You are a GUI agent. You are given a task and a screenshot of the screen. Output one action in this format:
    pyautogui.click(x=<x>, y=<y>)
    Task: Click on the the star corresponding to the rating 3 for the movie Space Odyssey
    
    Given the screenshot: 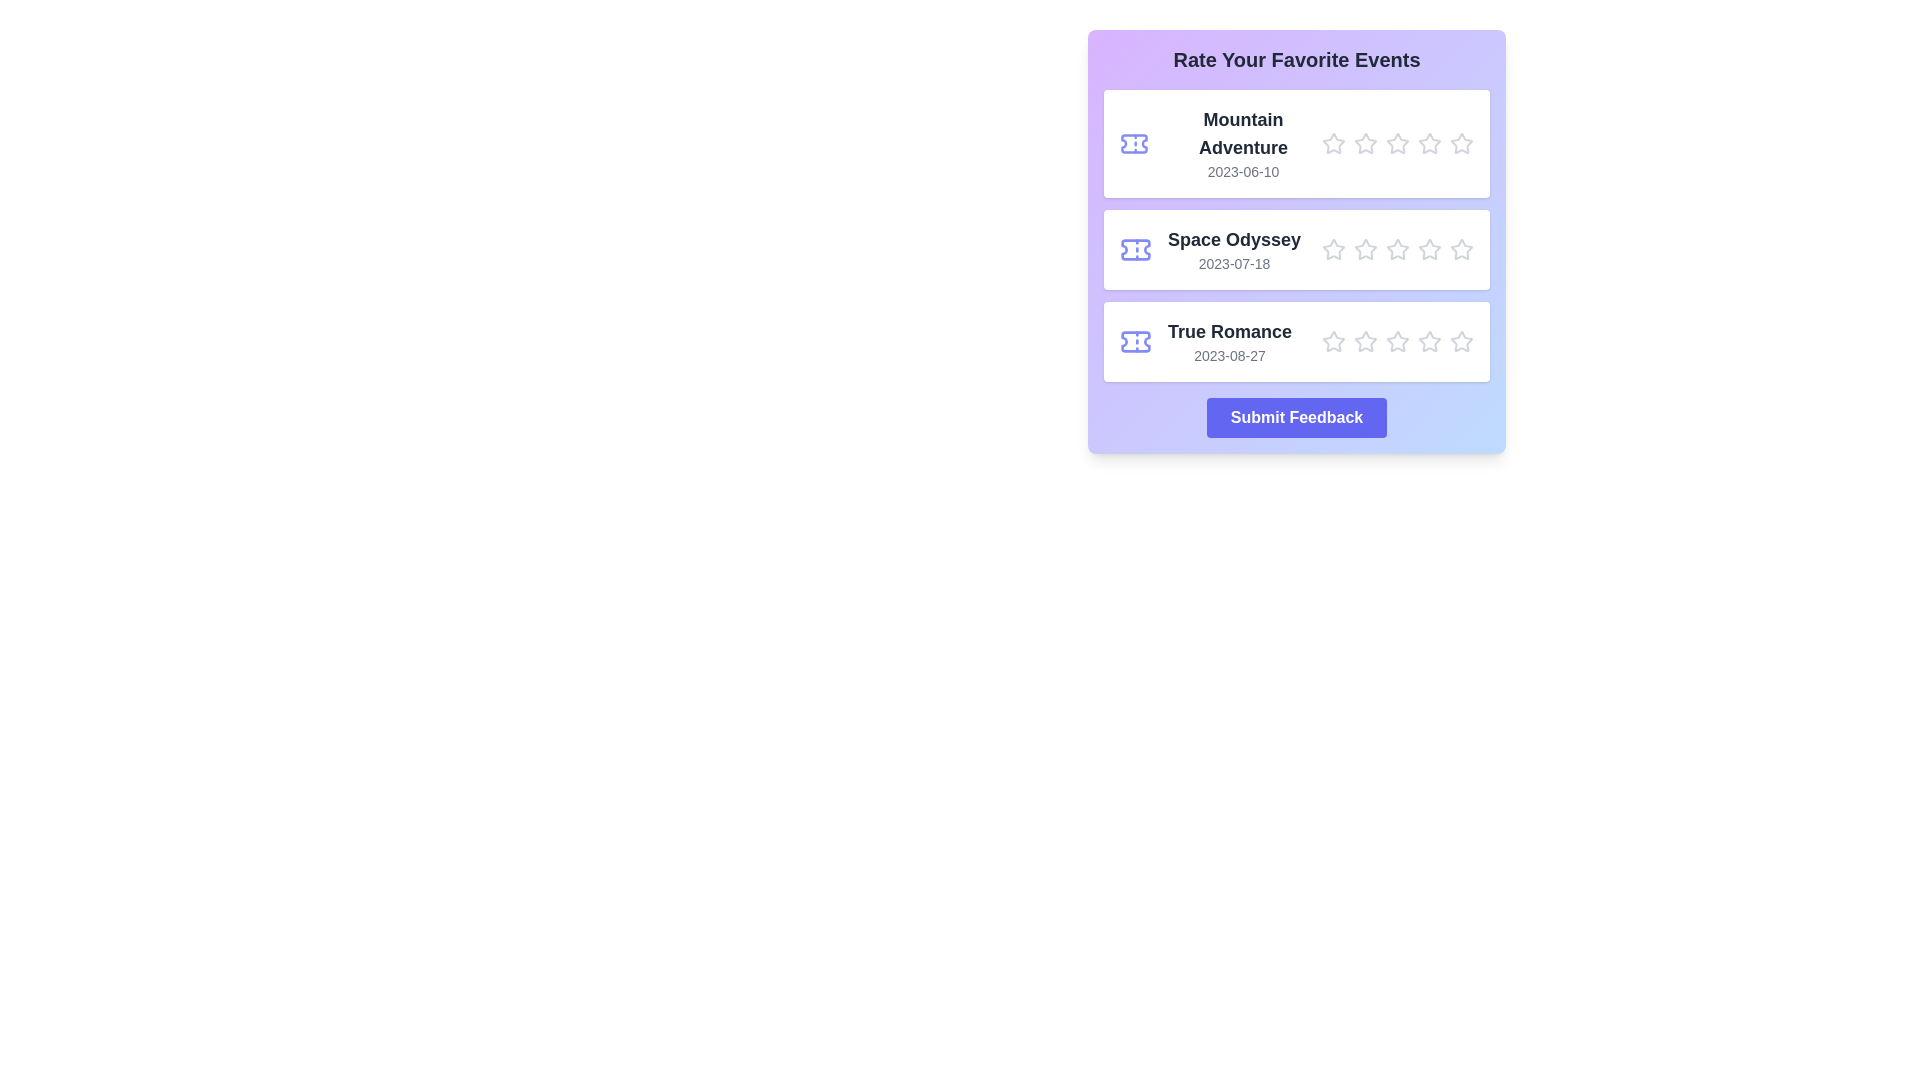 What is the action you would take?
    pyautogui.click(x=1396, y=249)
    